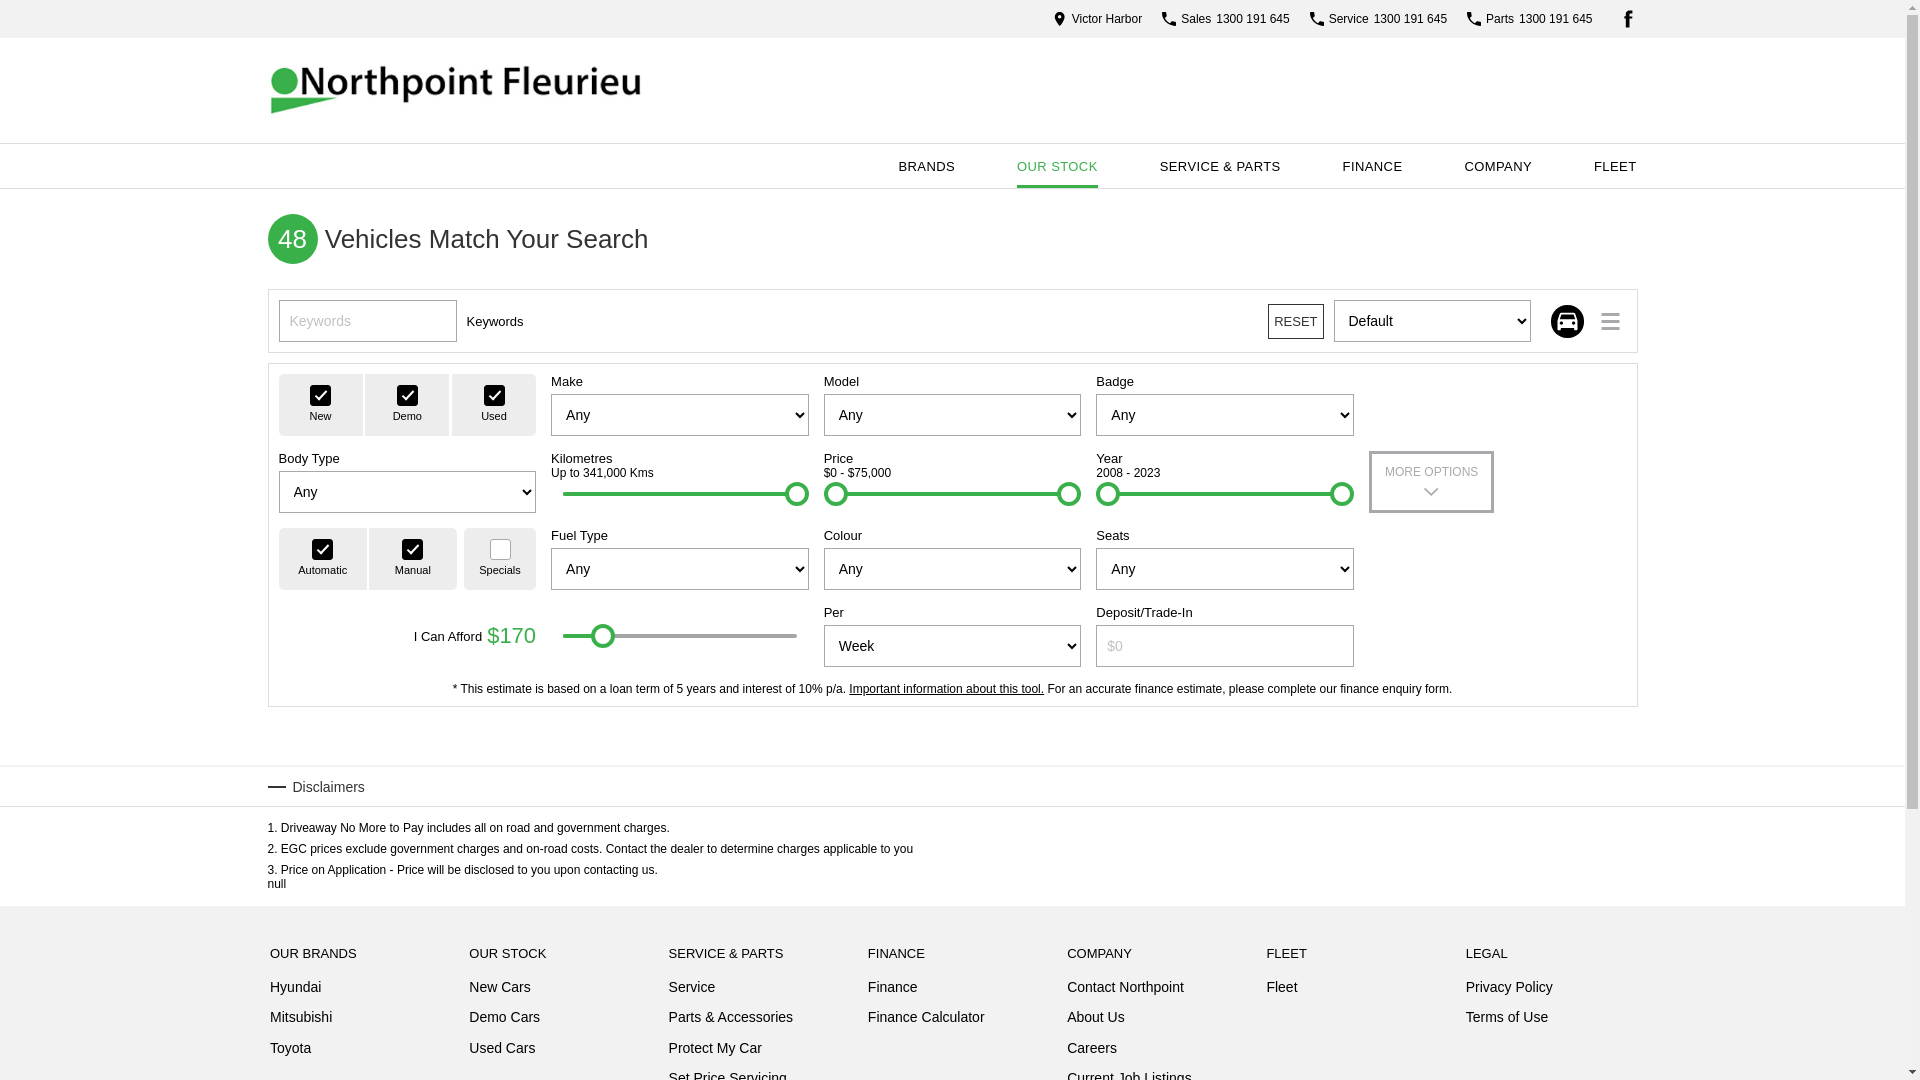 Image resolution: width=1920 pixels, height=1080 pixels. Describe the element at coordinates (1371, 164) in the screenshot. I see `'FINANCE'` at that location.